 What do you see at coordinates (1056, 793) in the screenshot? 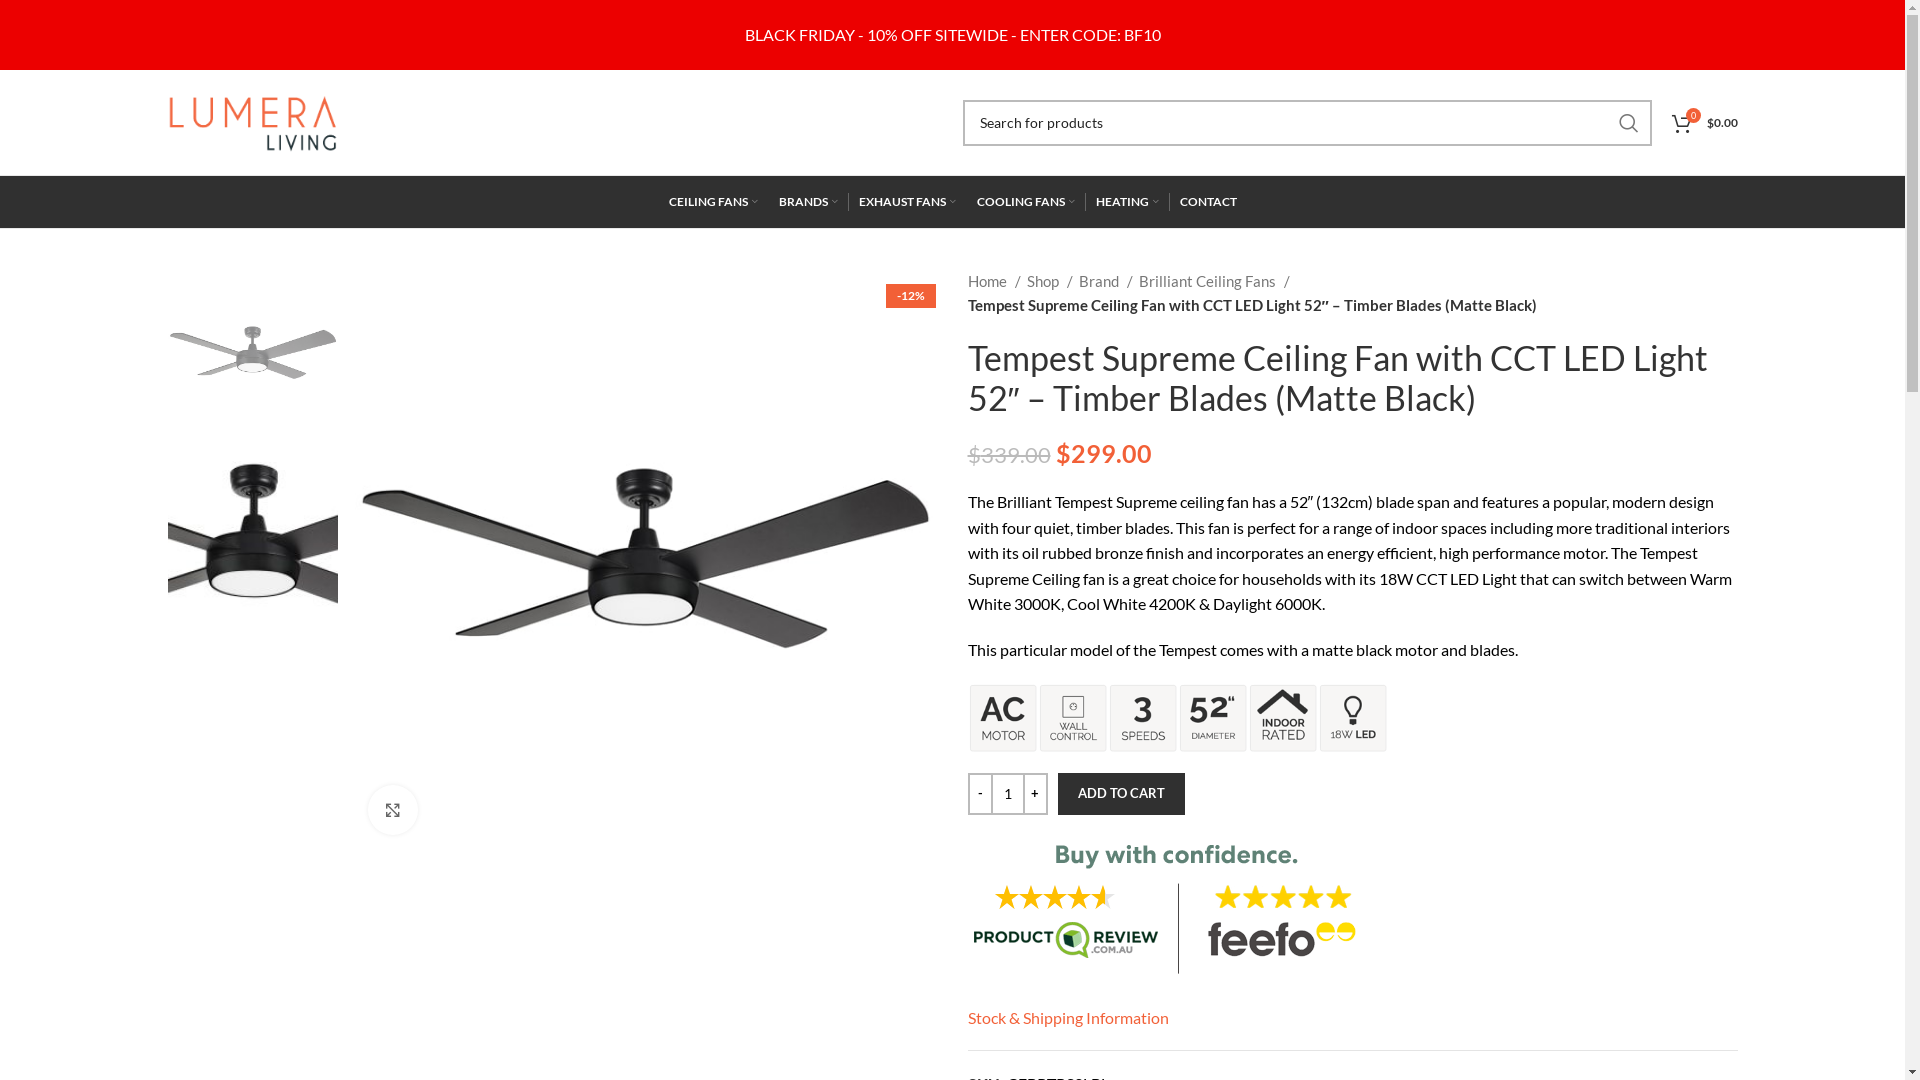
I see `'ADD TO CART'` at bounding box center [1056, 793].